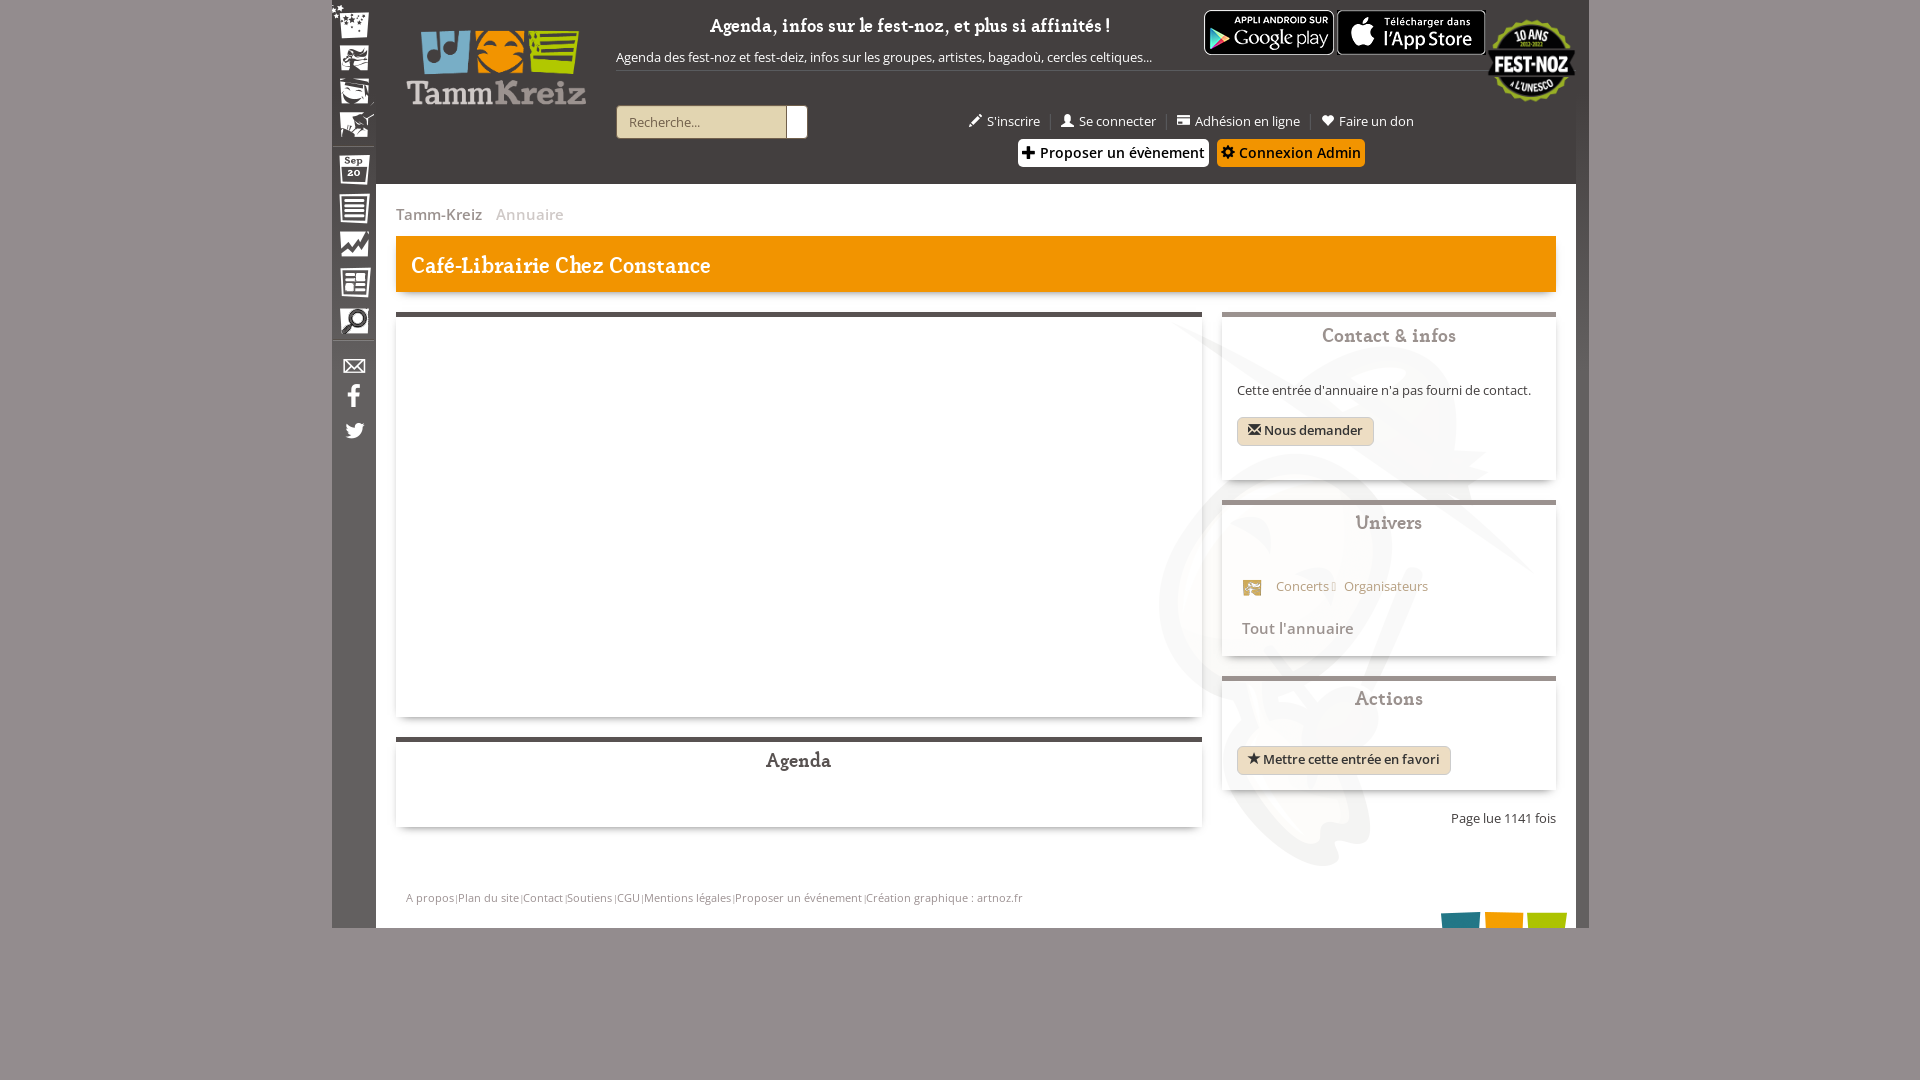  What do you see at coordinates (437, 213) in the screenshot?
I see `'Tamm-Kreiz'` at bounding box center [437, 213].